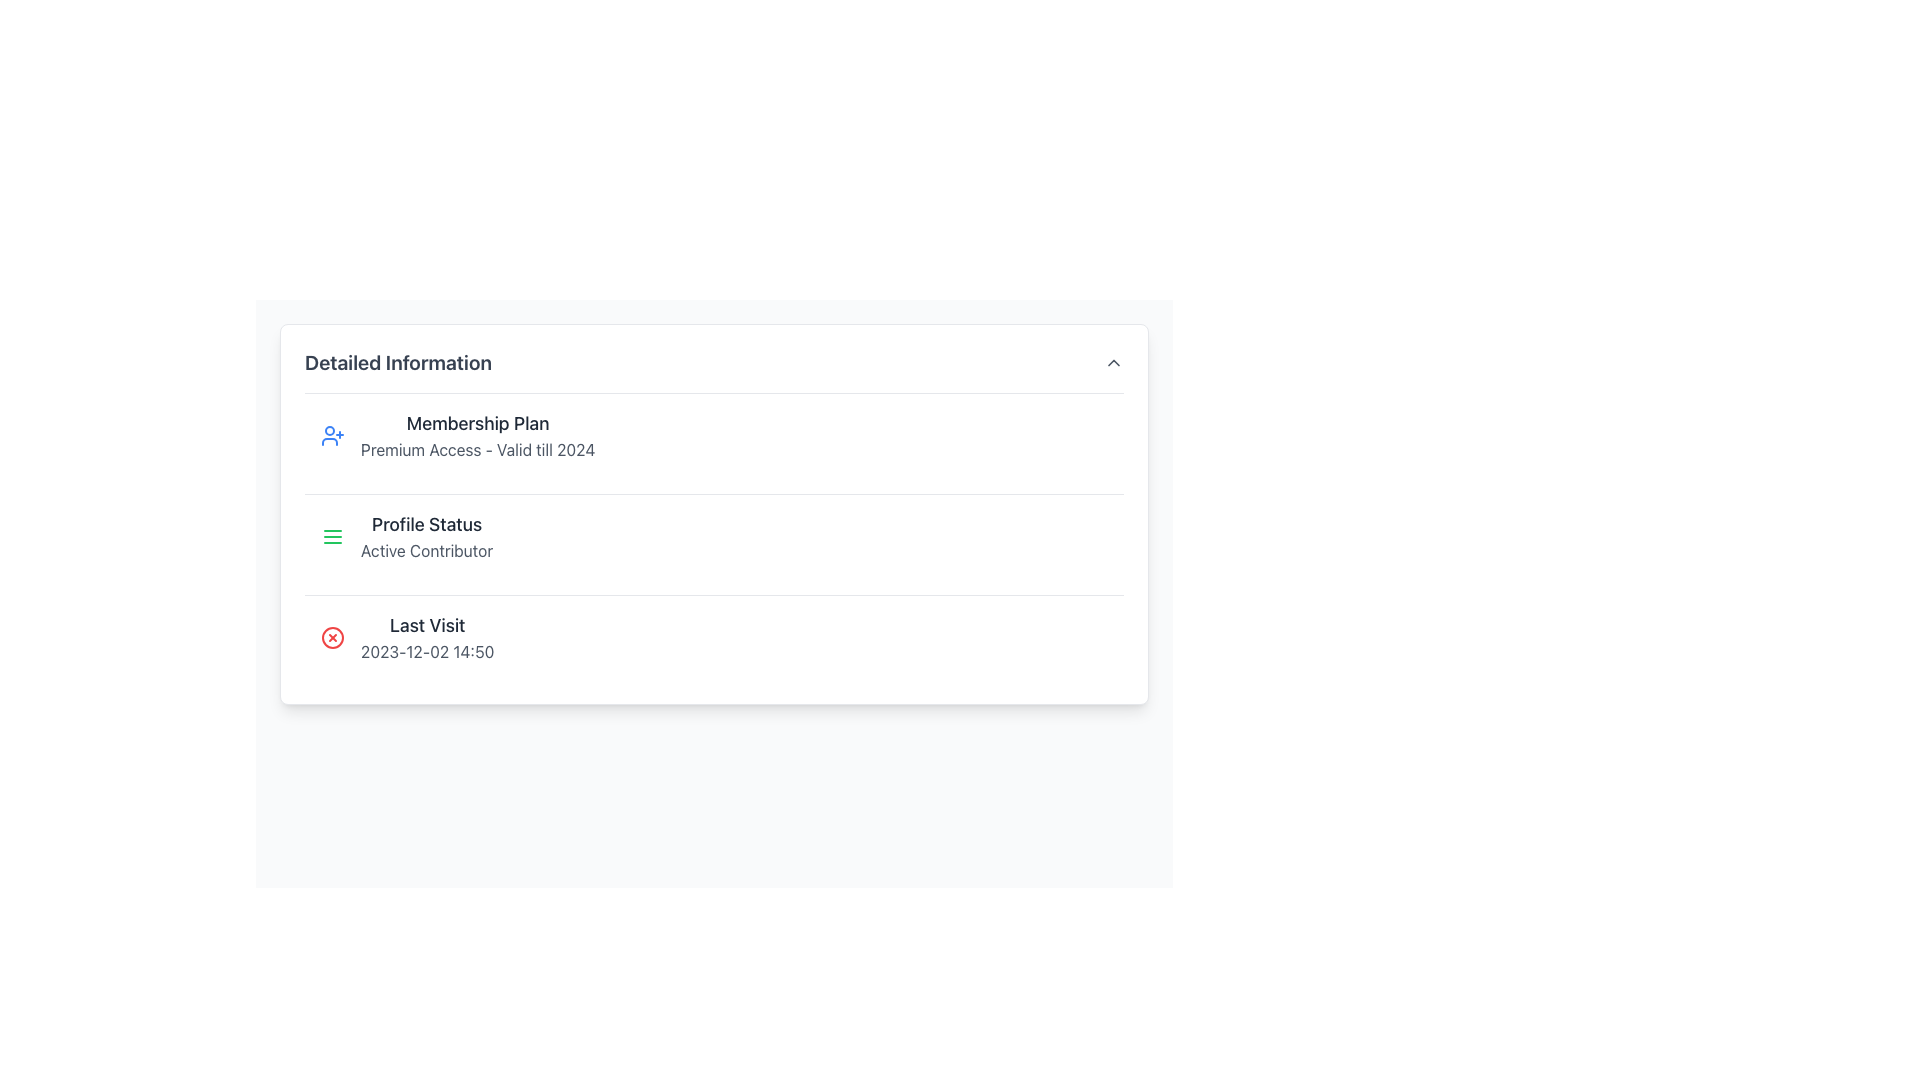 The image size is (1920, 1080). What do you see at coordinates (426, 523) in the screenshot?
I see `'Profile Status' text label, which is displayed in a bold font style and located in the 'Profile Status' section on the left side of the card layout` at bounding box center [426, 523].